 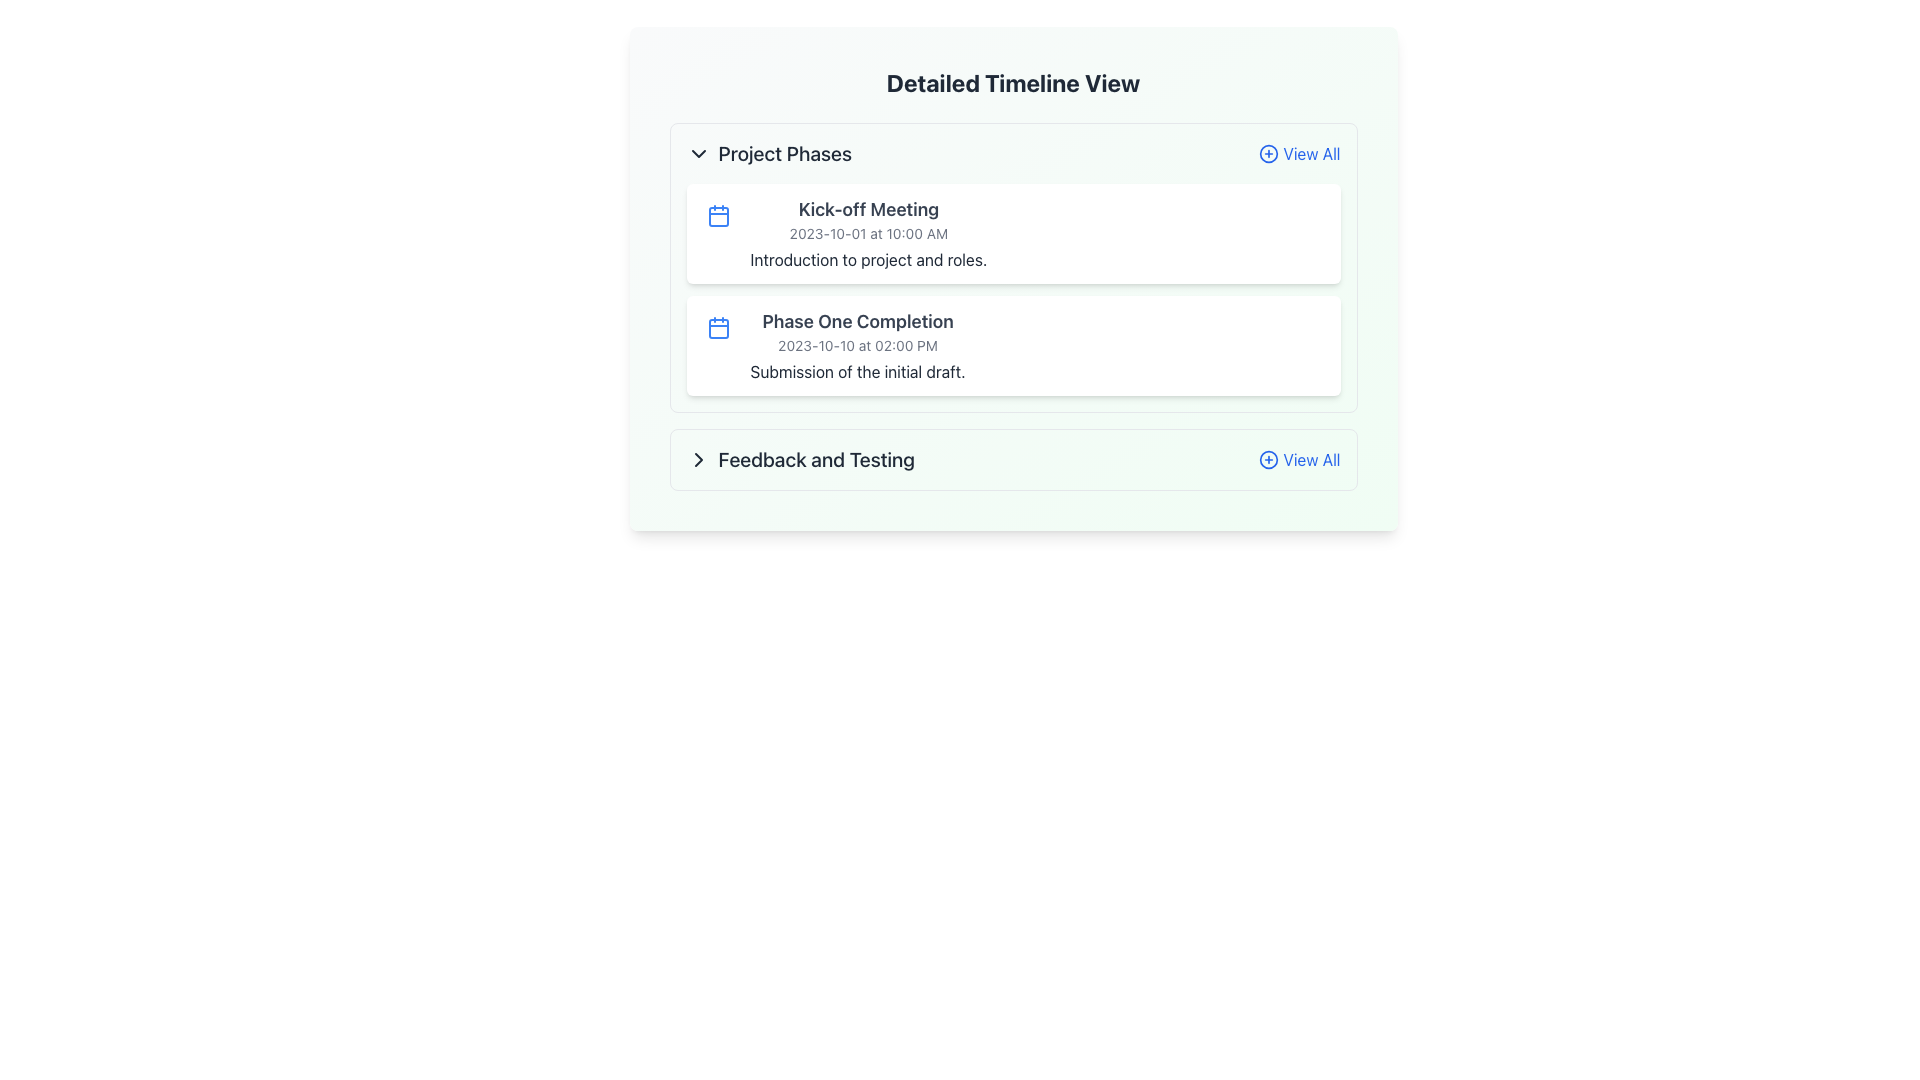 I want to click on the small, blue-colored calendar icon located on the left side of the 'Phase One Completion' section, which is the first visible item in the list under 'Project Phases', so click(x=718, y=326).